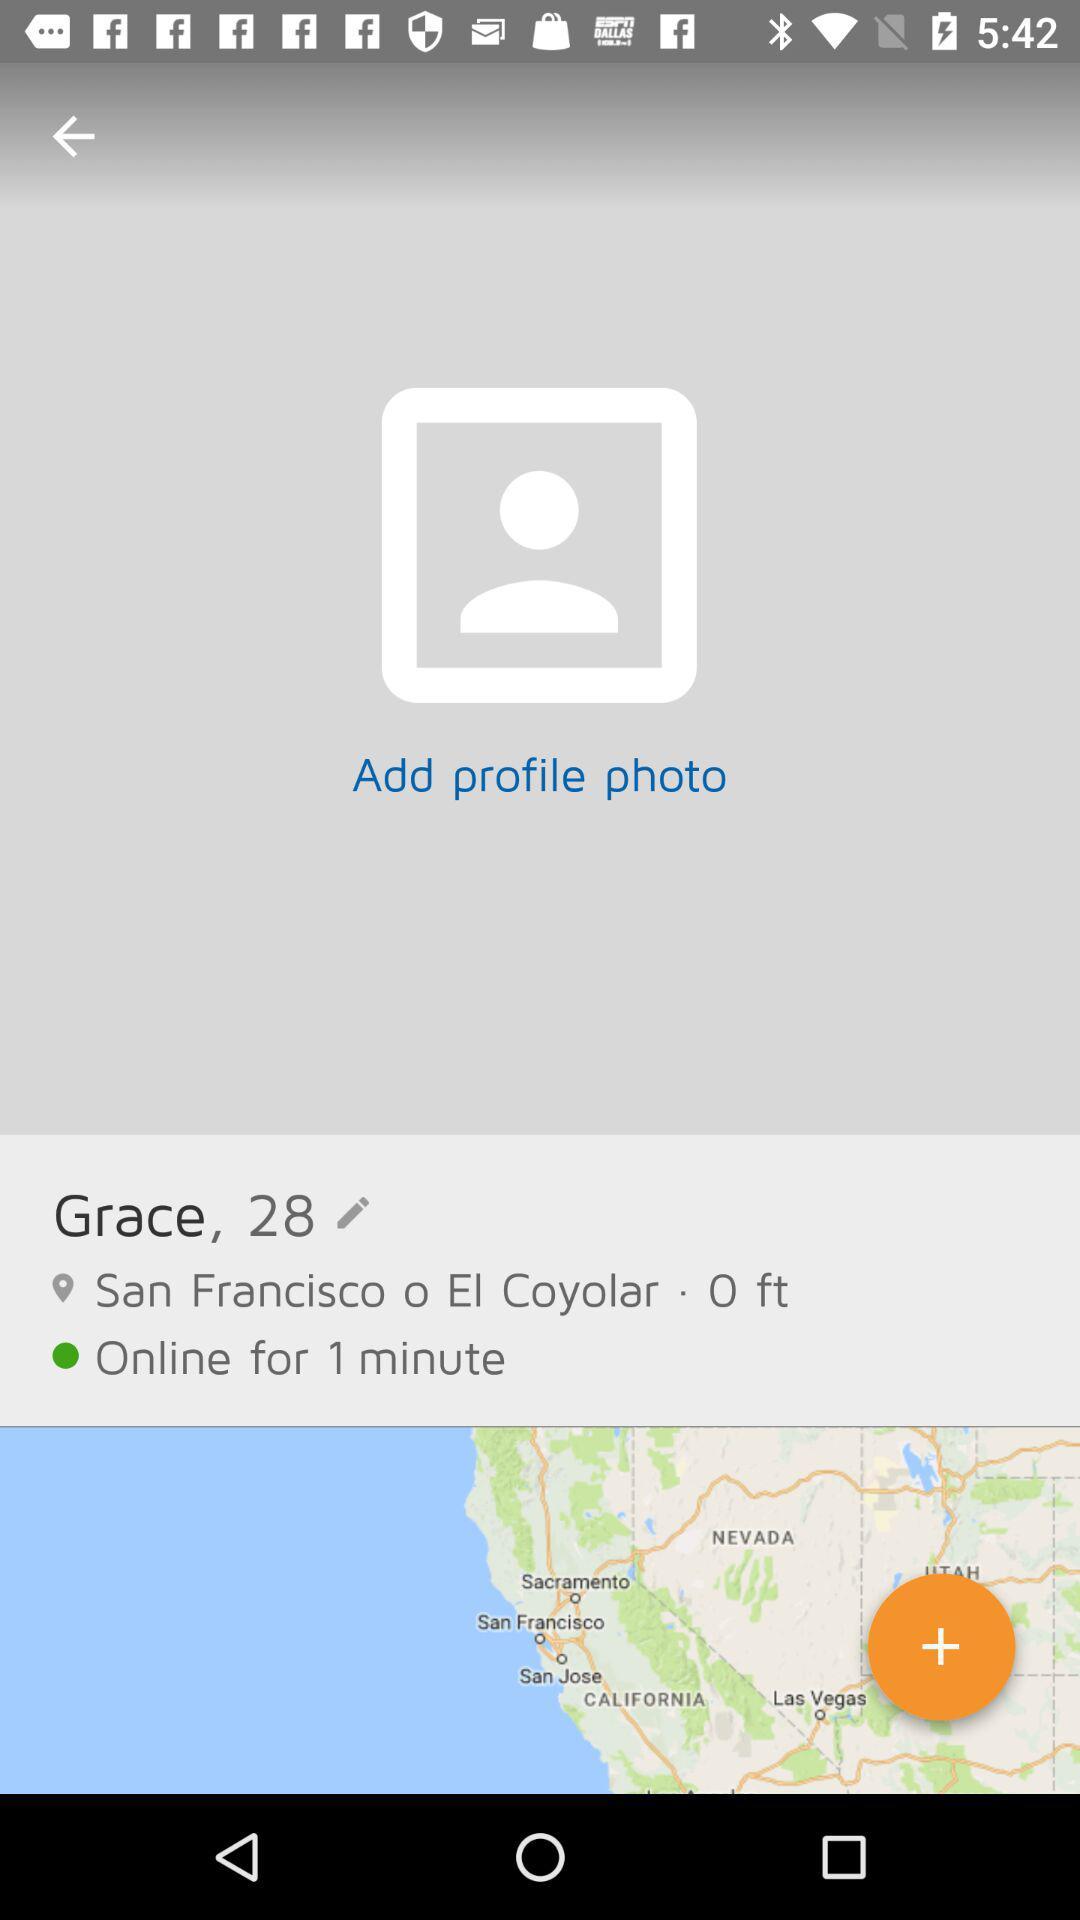  I want to click on icon above the san francisco o item, so click(129, 1212).